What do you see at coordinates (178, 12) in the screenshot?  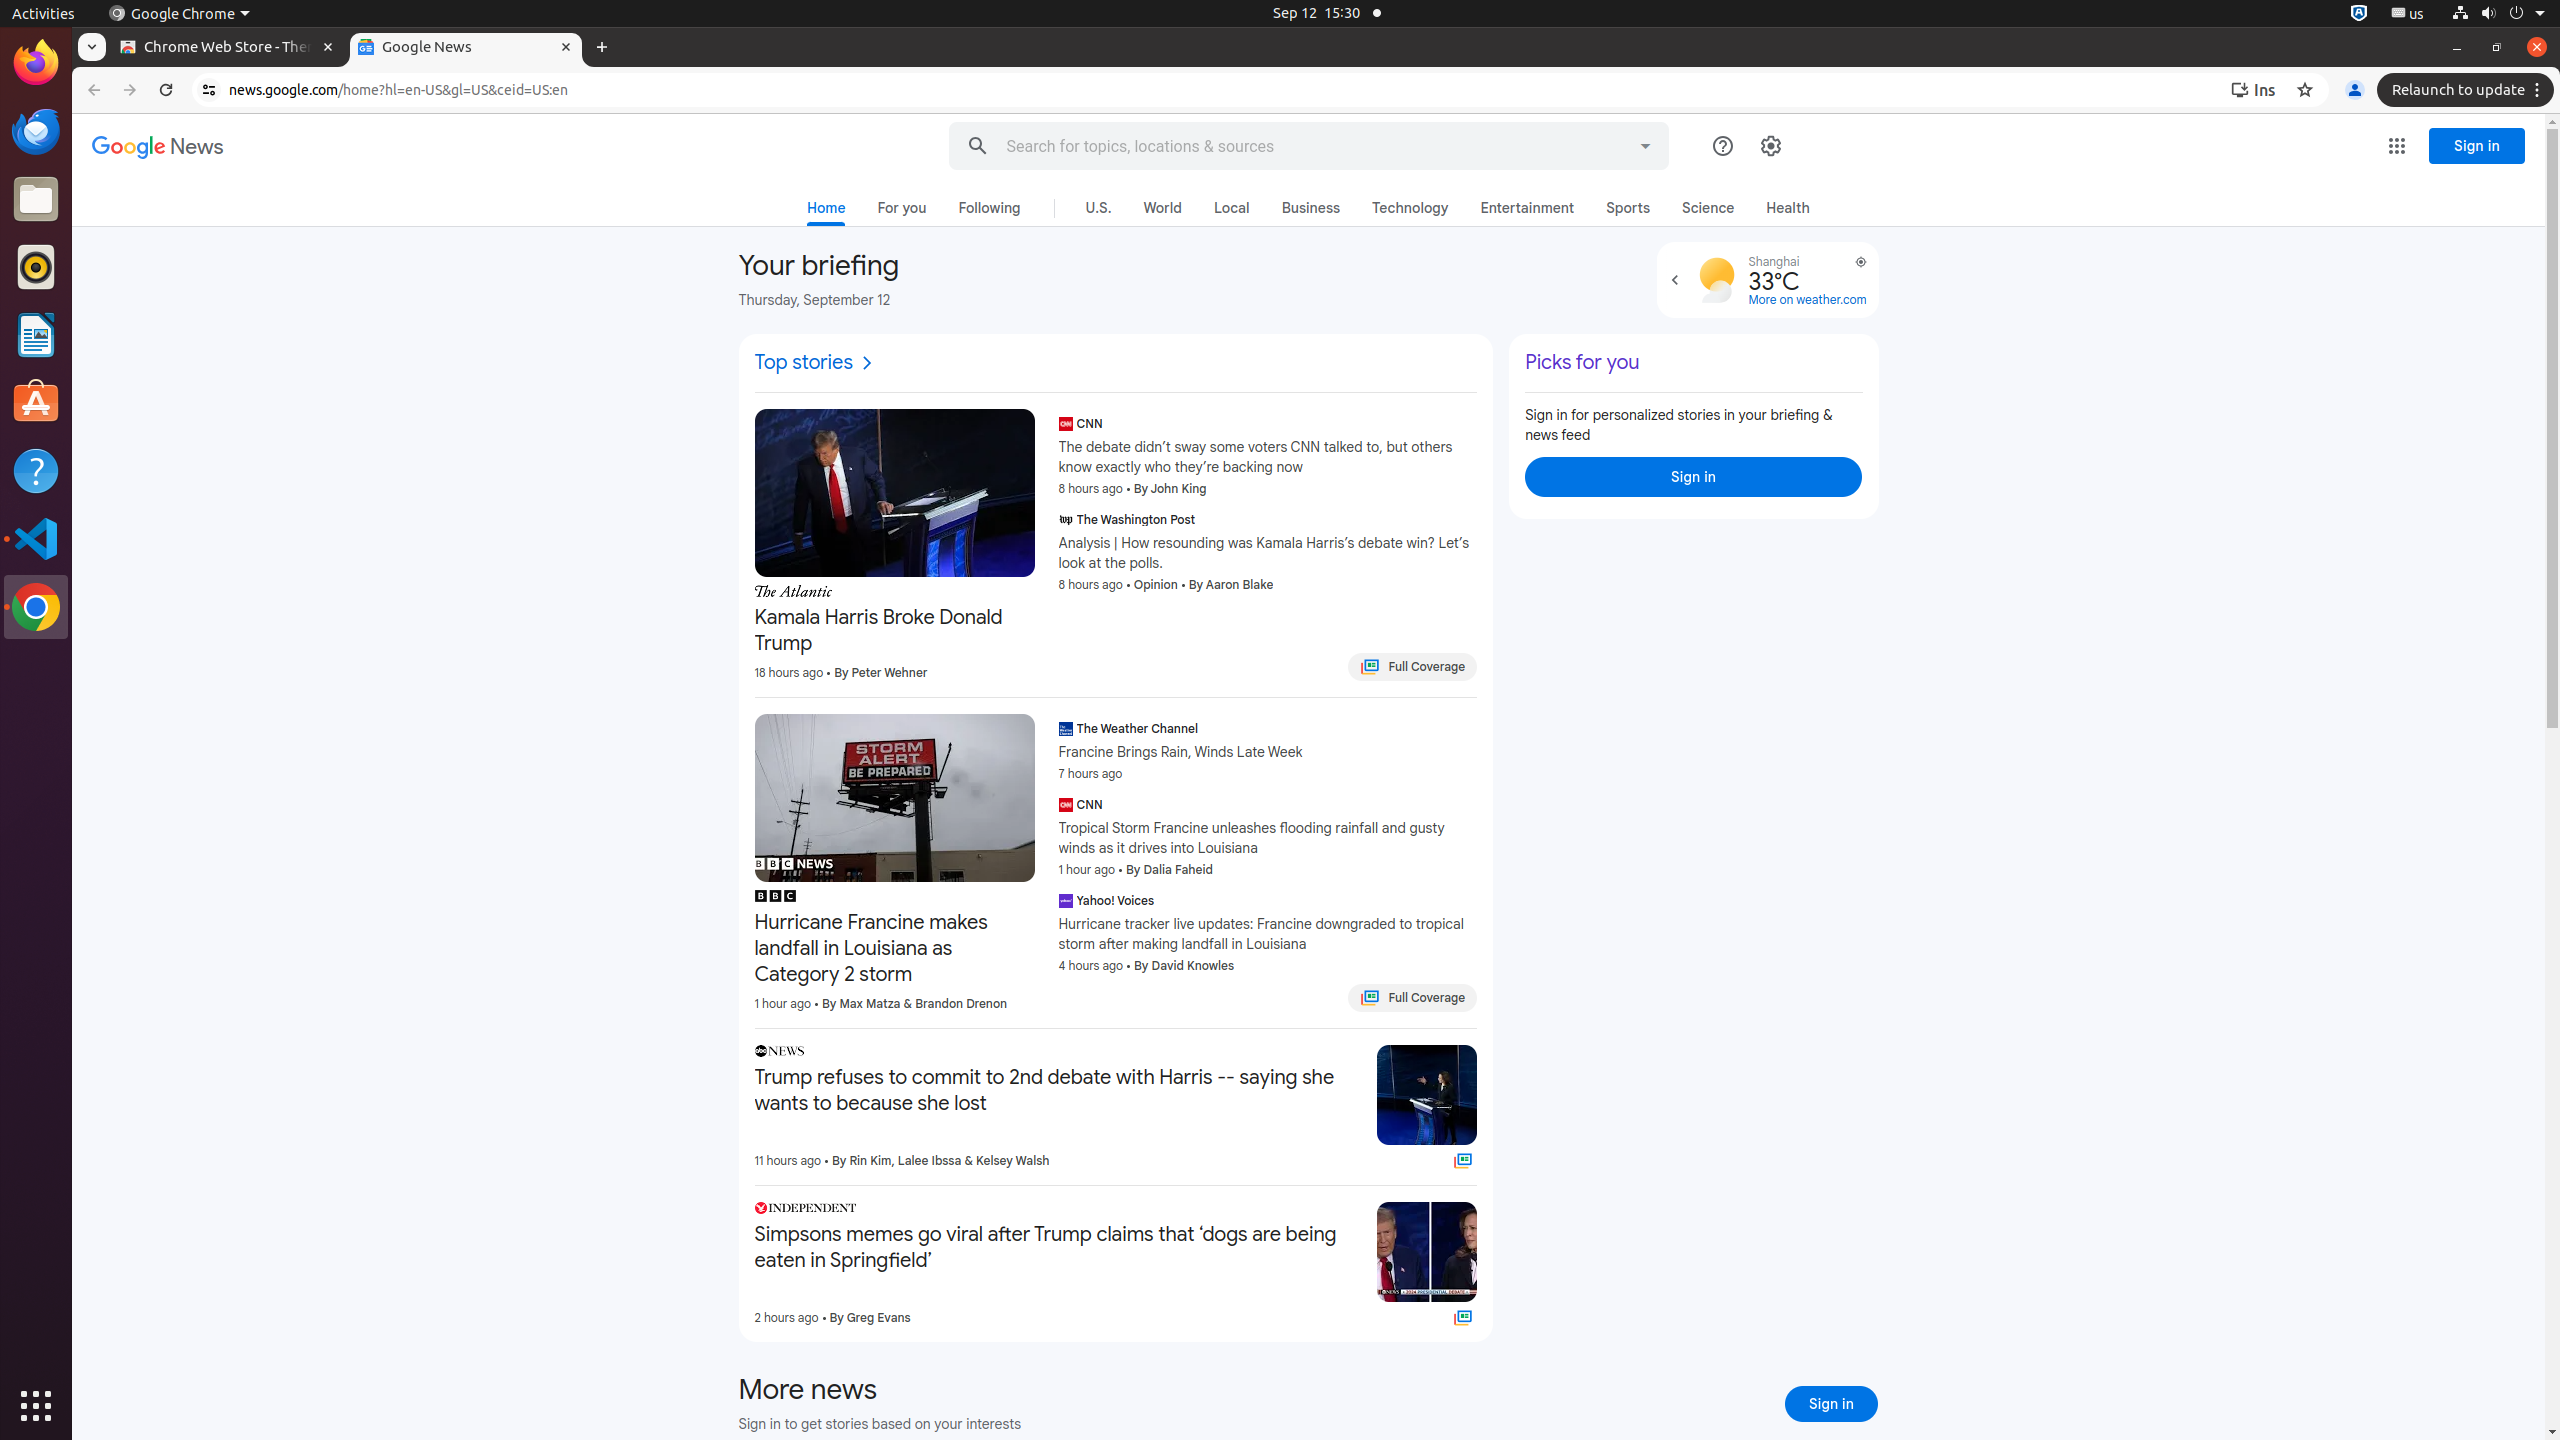 I see `'Google Chrome'` at bounding box center [178, 12].